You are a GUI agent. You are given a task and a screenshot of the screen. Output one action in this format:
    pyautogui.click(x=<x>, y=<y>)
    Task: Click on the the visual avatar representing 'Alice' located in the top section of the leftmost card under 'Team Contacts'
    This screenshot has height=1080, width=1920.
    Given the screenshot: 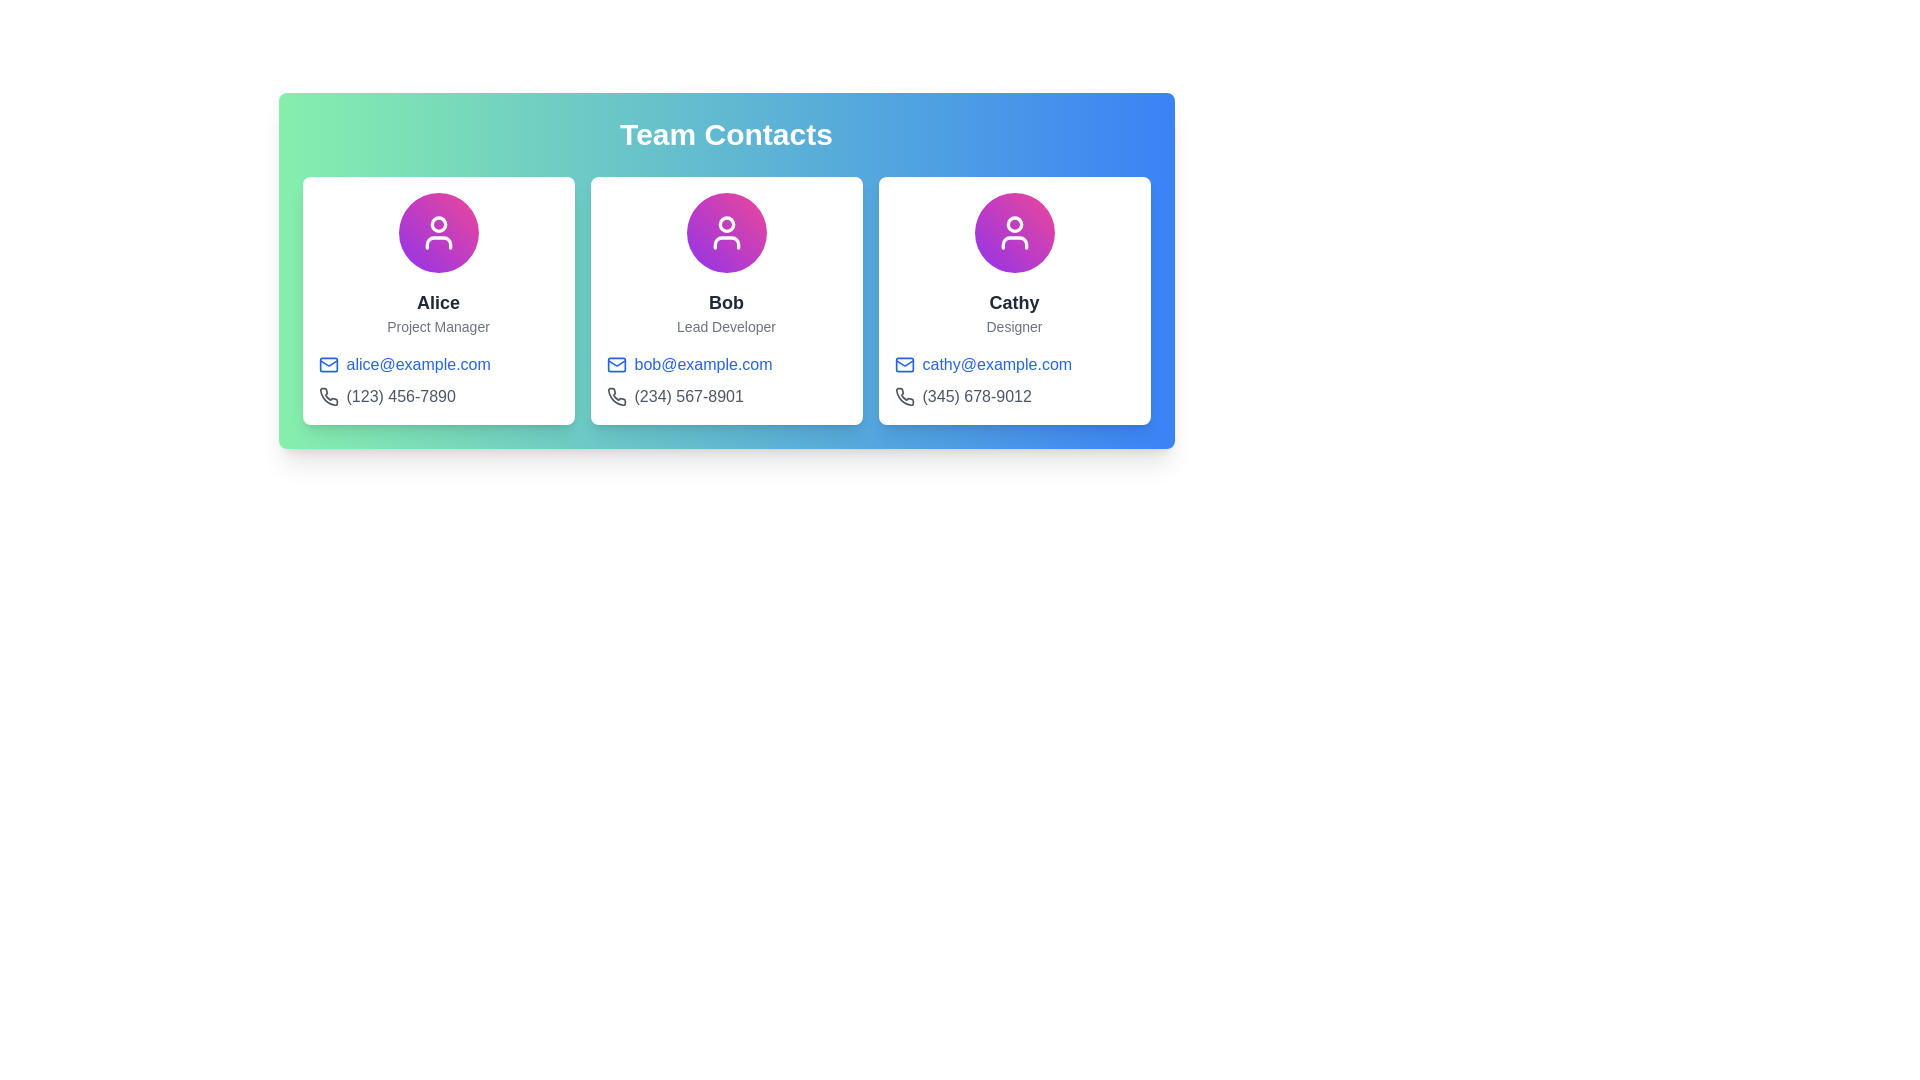 What is the action you would take?
    pyautogui.click(x=437, y=231)
    